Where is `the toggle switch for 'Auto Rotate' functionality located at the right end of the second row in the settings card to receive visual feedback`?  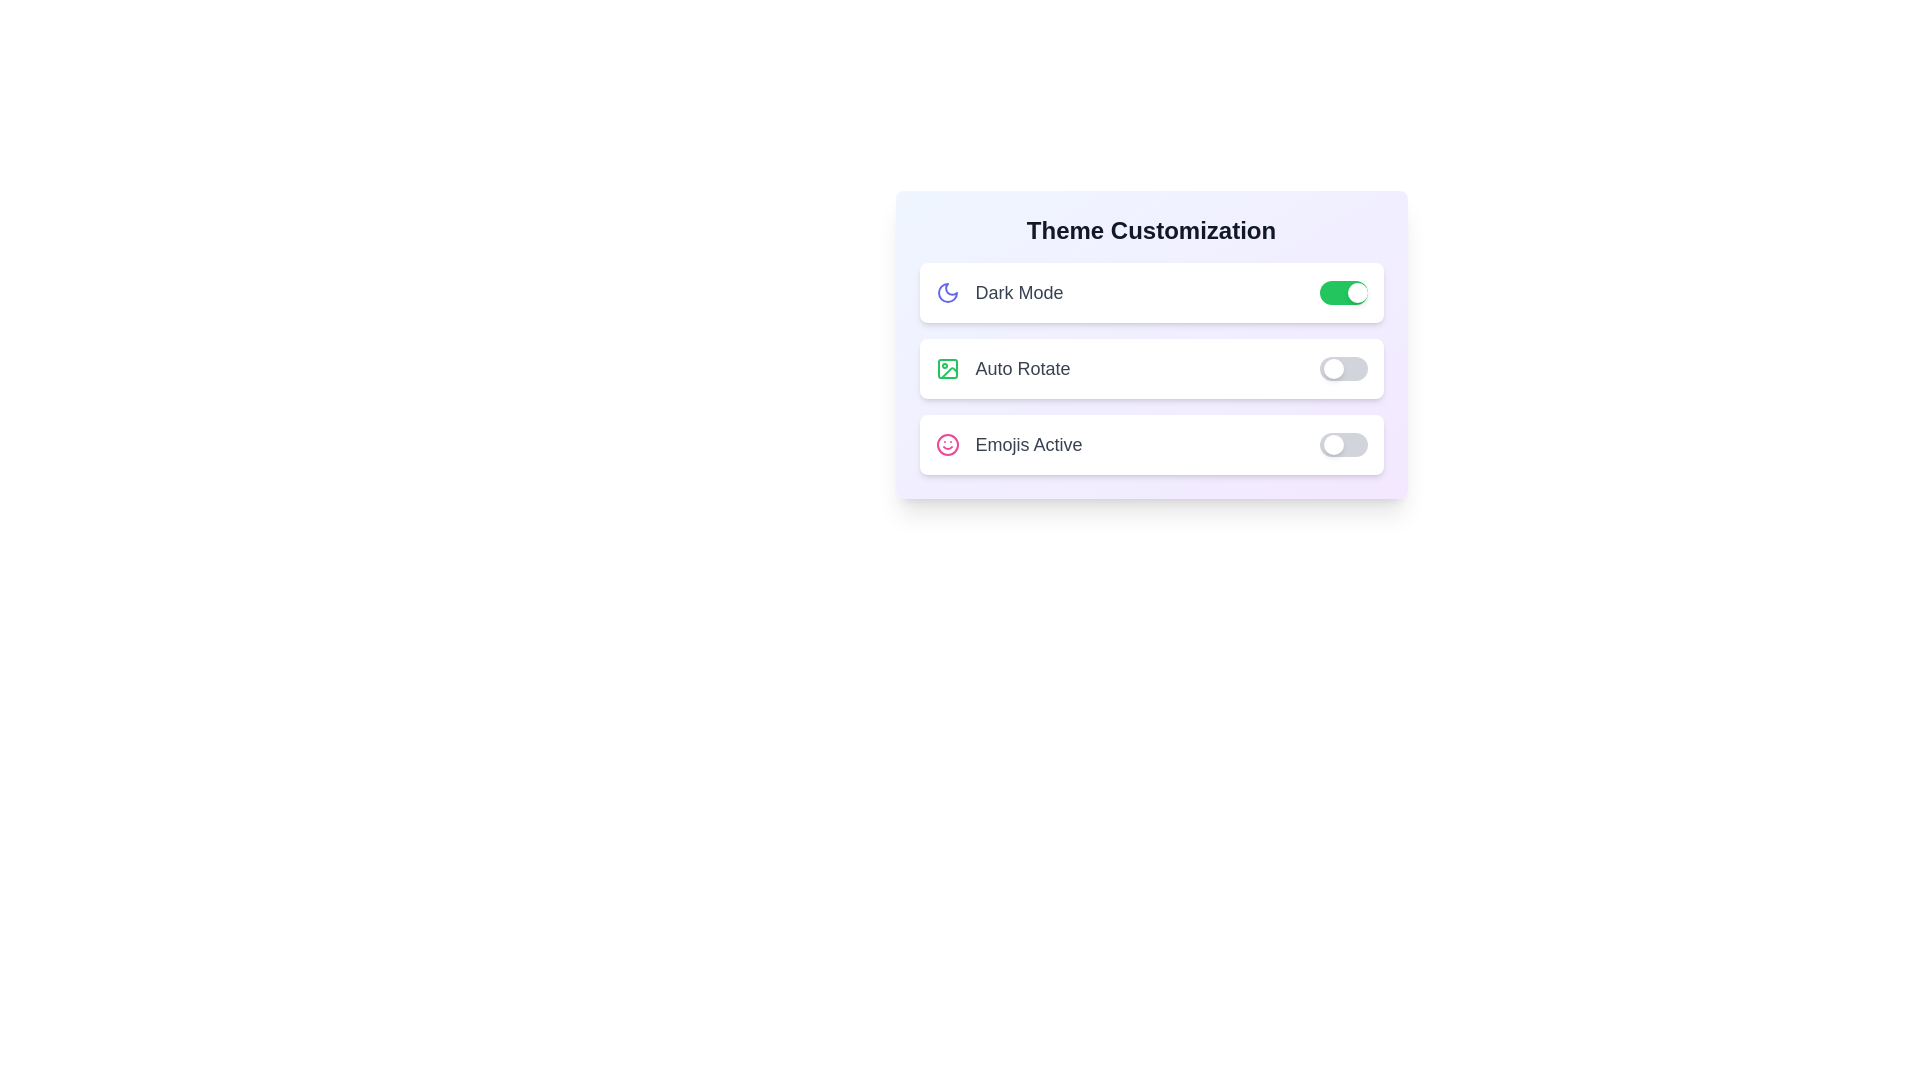
the toggle switch for 'Auto Rotate' functionality located at the right end of the second row in the settings card to receive visual feedback is located at coordinates (1343, 369).